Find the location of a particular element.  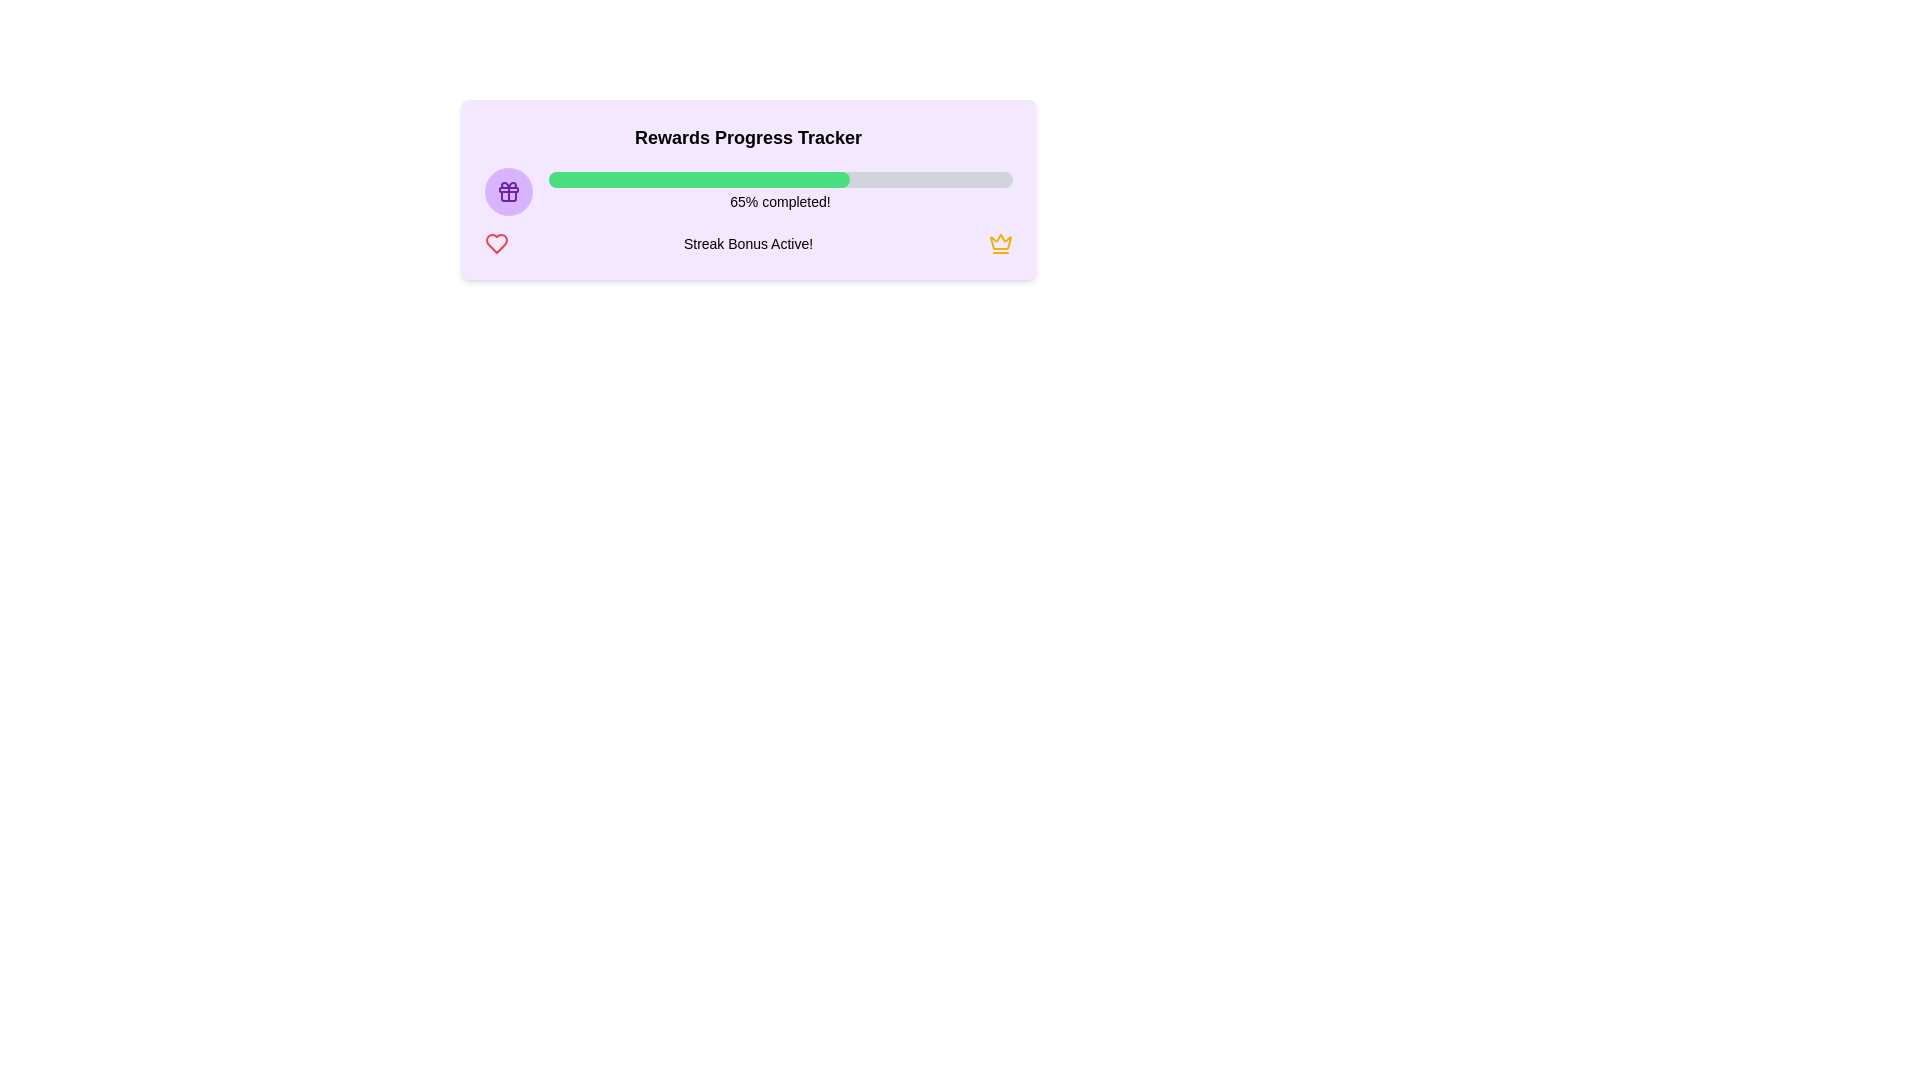

the decorative icon symbolizing rewards or gifts, located inside the 'Rewards Progress Tracker' panel as the first left-aligned element is located at coordinates (508, 192).